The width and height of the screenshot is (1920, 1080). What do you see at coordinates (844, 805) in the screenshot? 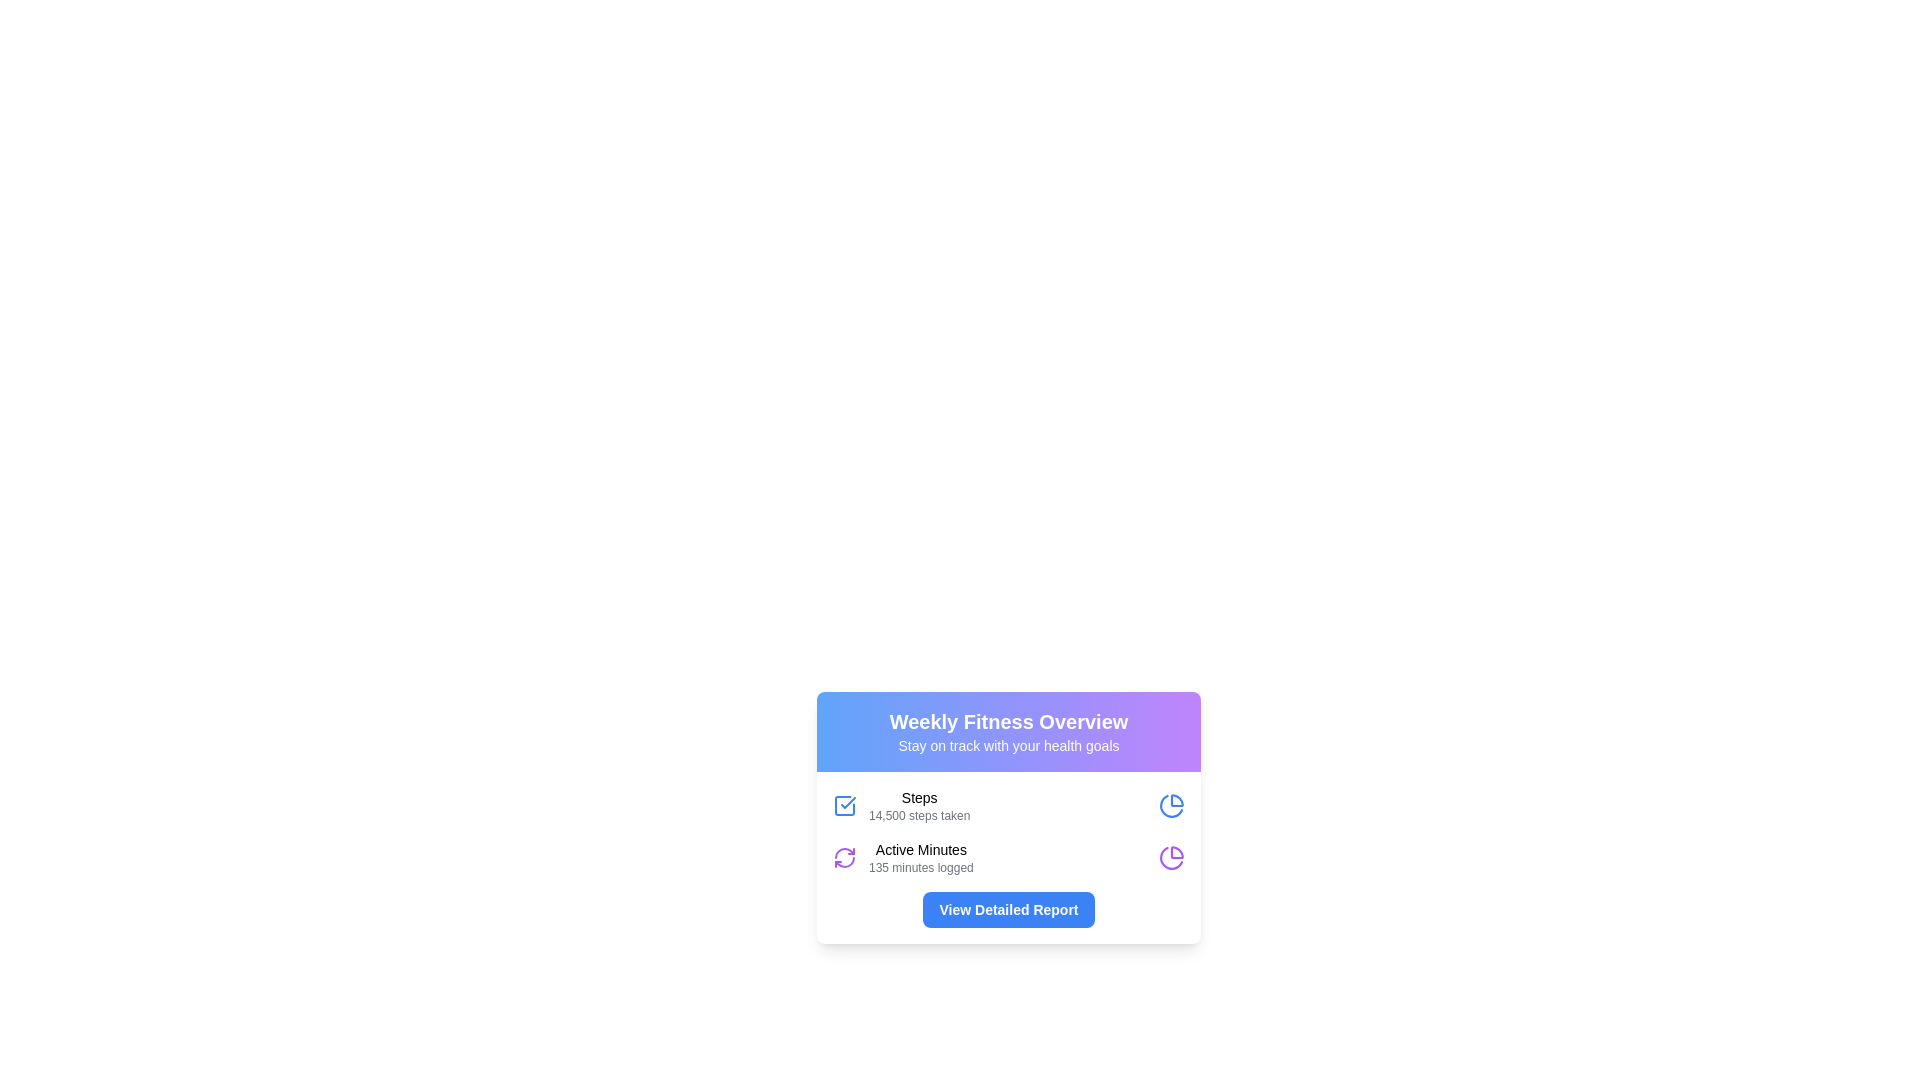
I see `the blue outlined square icon that is part of an SVG graphic element, located to the left of the text 'Steps' with the description '14,500 steps taken'` at bounding box center [844, 805].